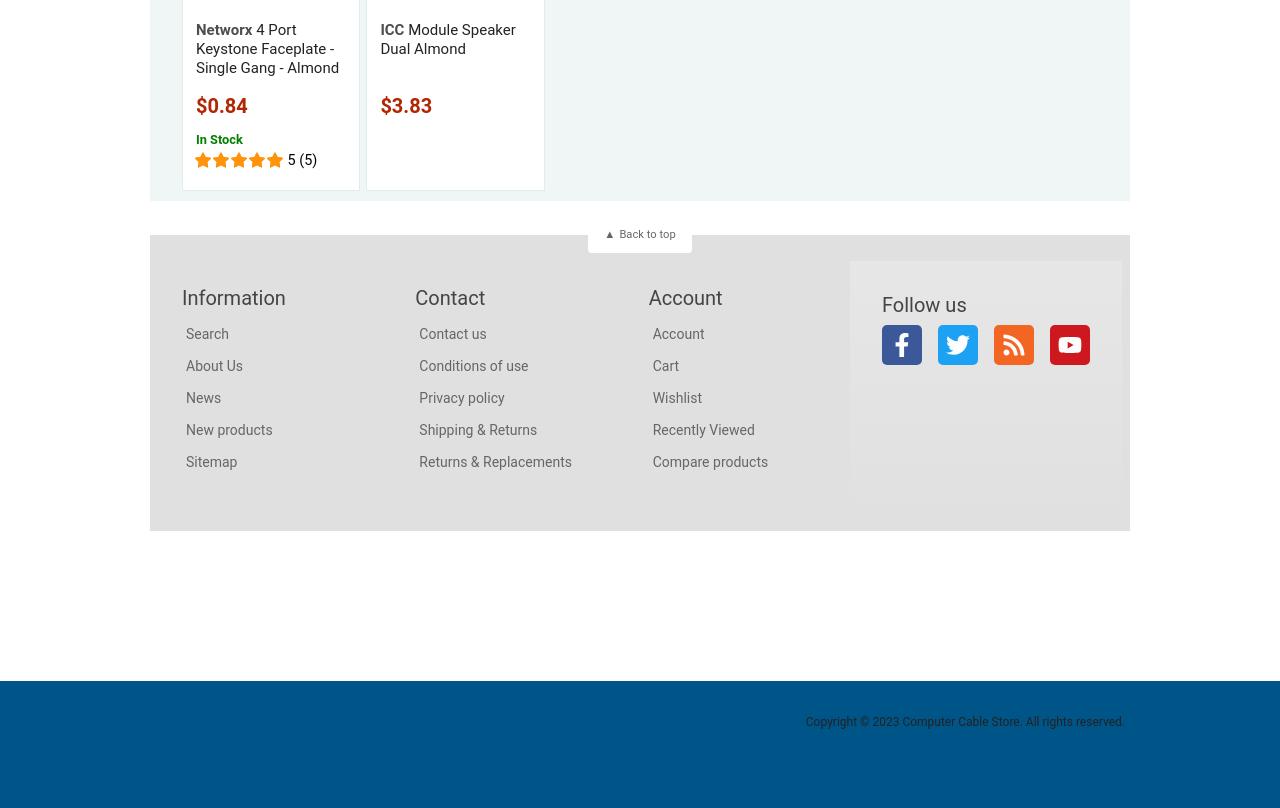 This screenshot has width=1280, height=808. What do you see at coordinates (182, 297) in the screenshot?
I see `'Information'` at bounding box center [182, 297].